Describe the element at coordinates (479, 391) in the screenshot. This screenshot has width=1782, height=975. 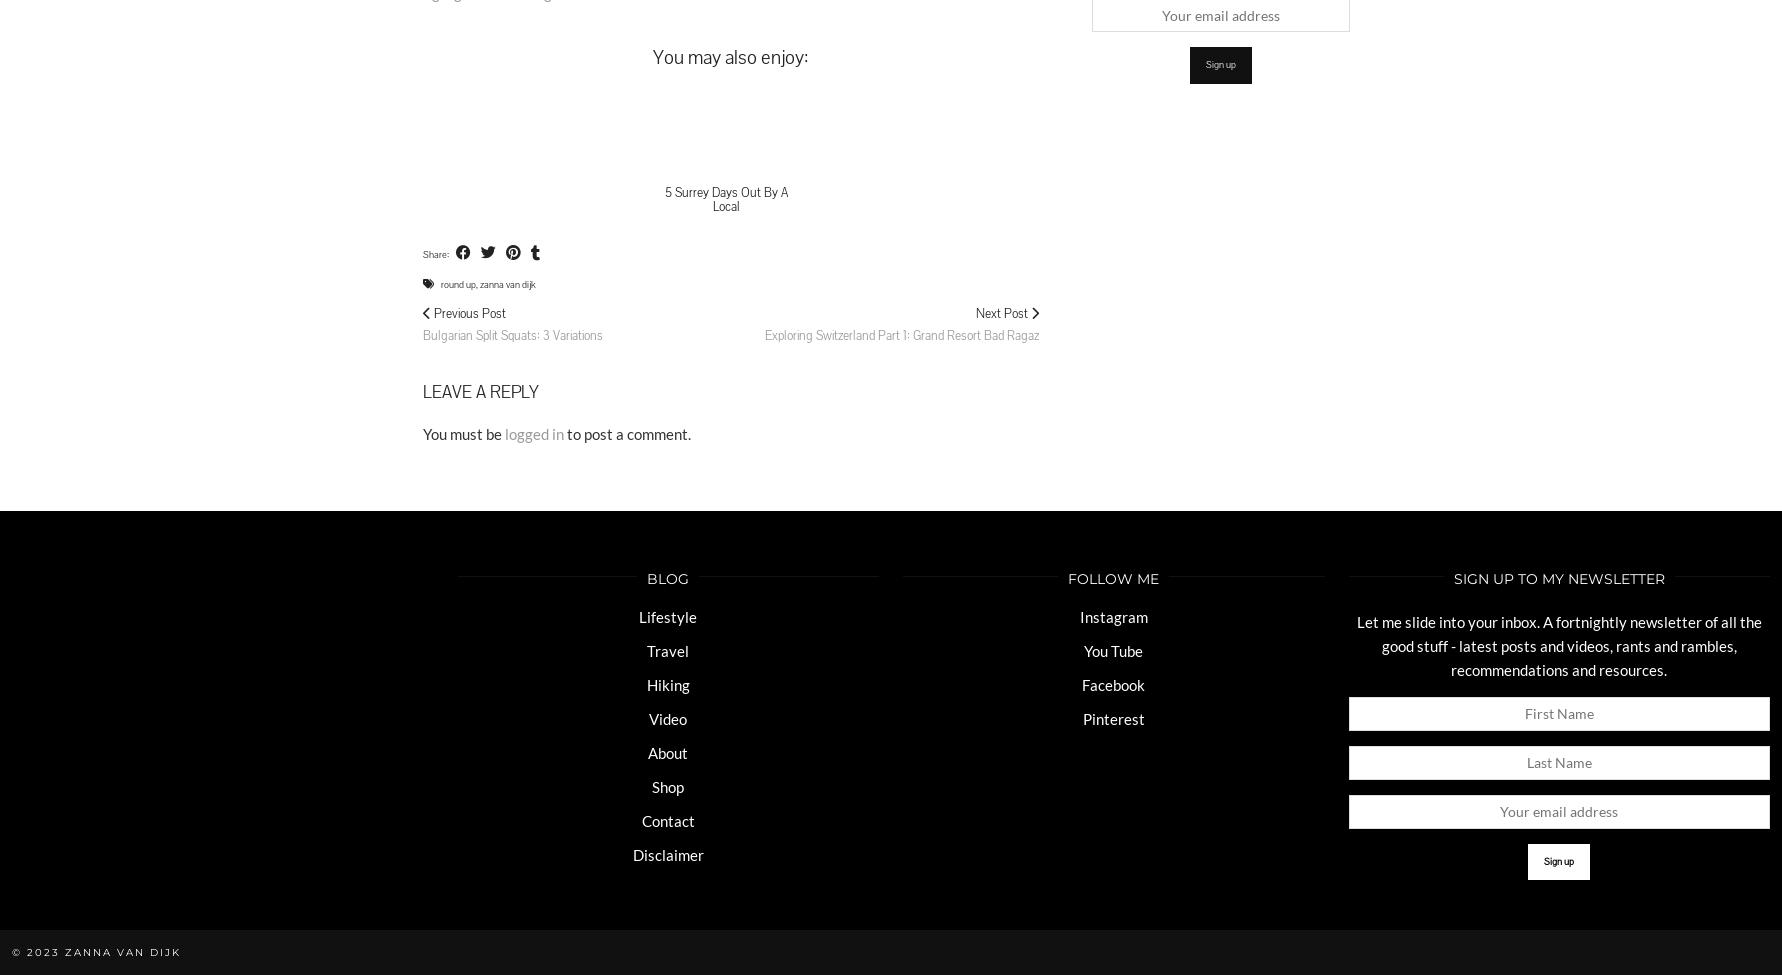
I see `'Leave a Reply'` at that location.